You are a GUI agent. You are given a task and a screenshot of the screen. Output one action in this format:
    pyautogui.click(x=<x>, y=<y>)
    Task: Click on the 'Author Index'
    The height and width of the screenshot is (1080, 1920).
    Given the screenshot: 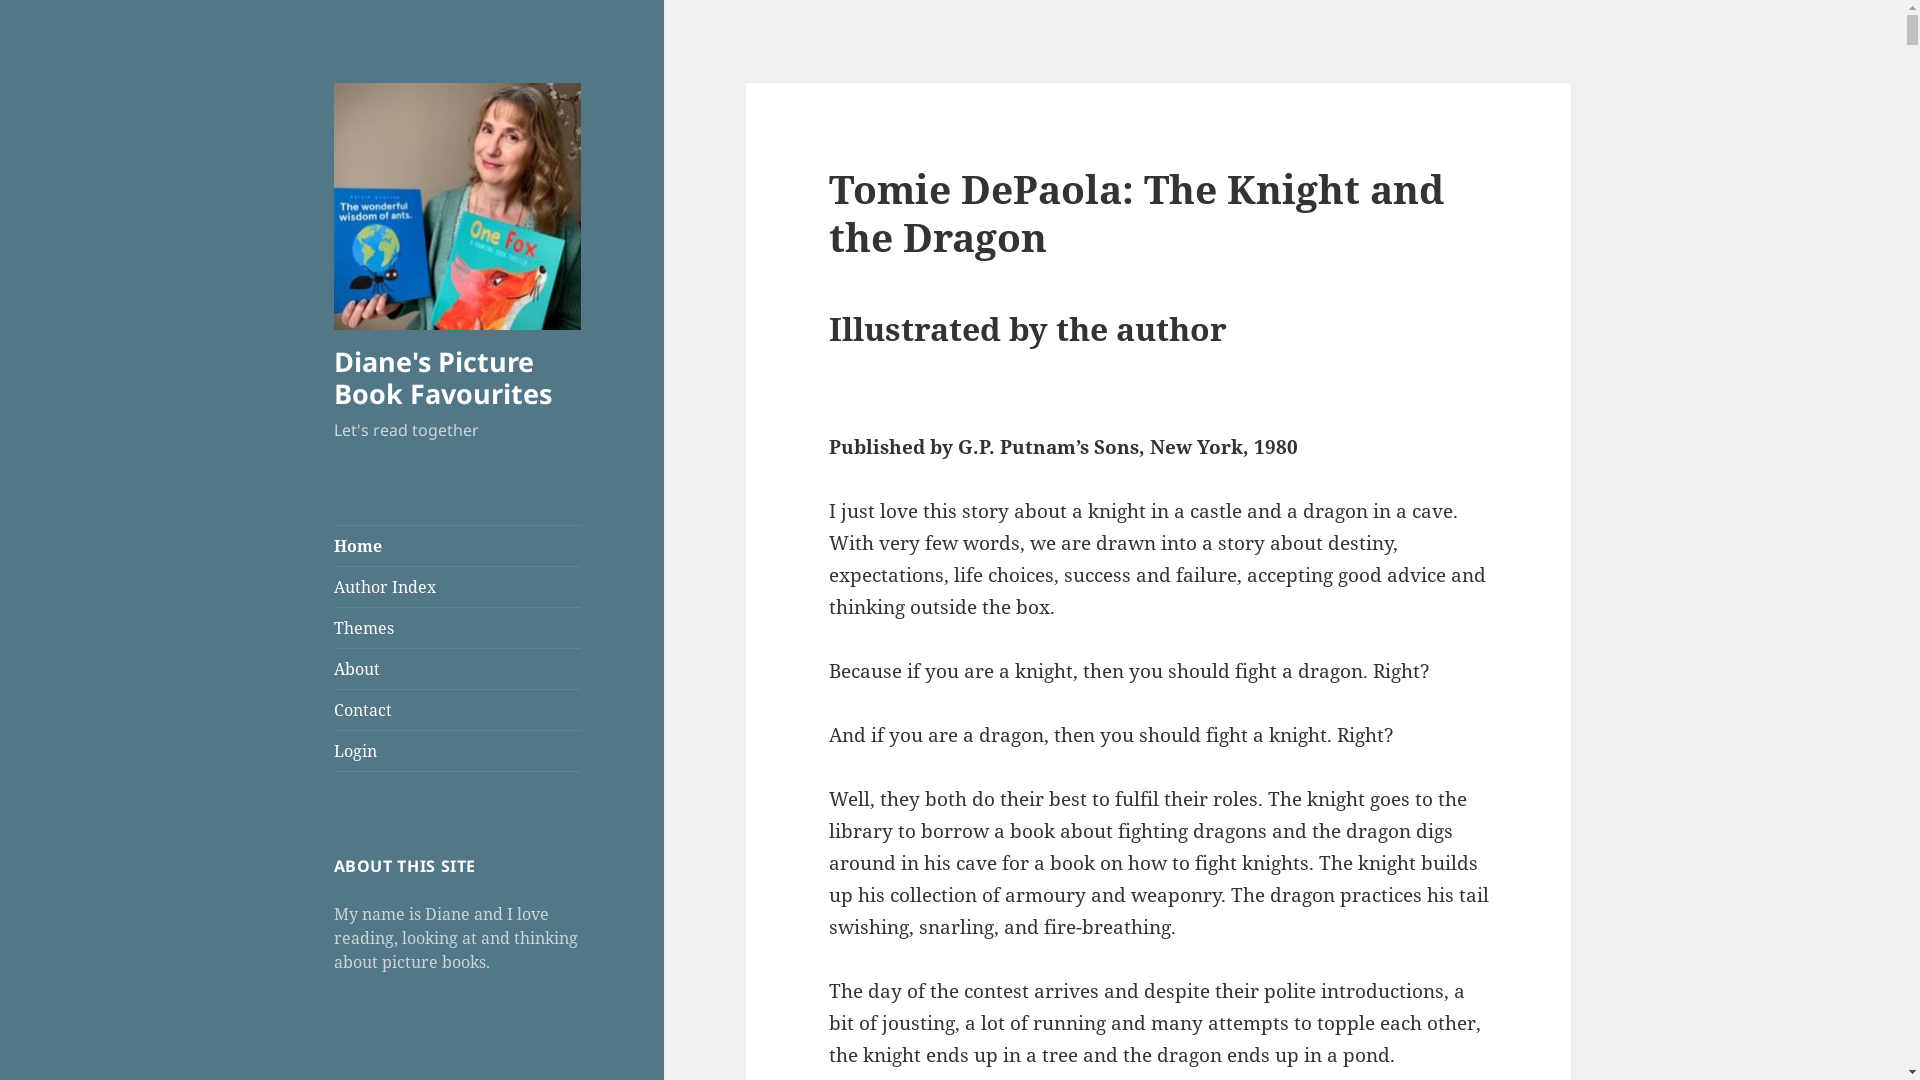 What is the action you would take?
    pyautogui.click(x=456, y=585)
    